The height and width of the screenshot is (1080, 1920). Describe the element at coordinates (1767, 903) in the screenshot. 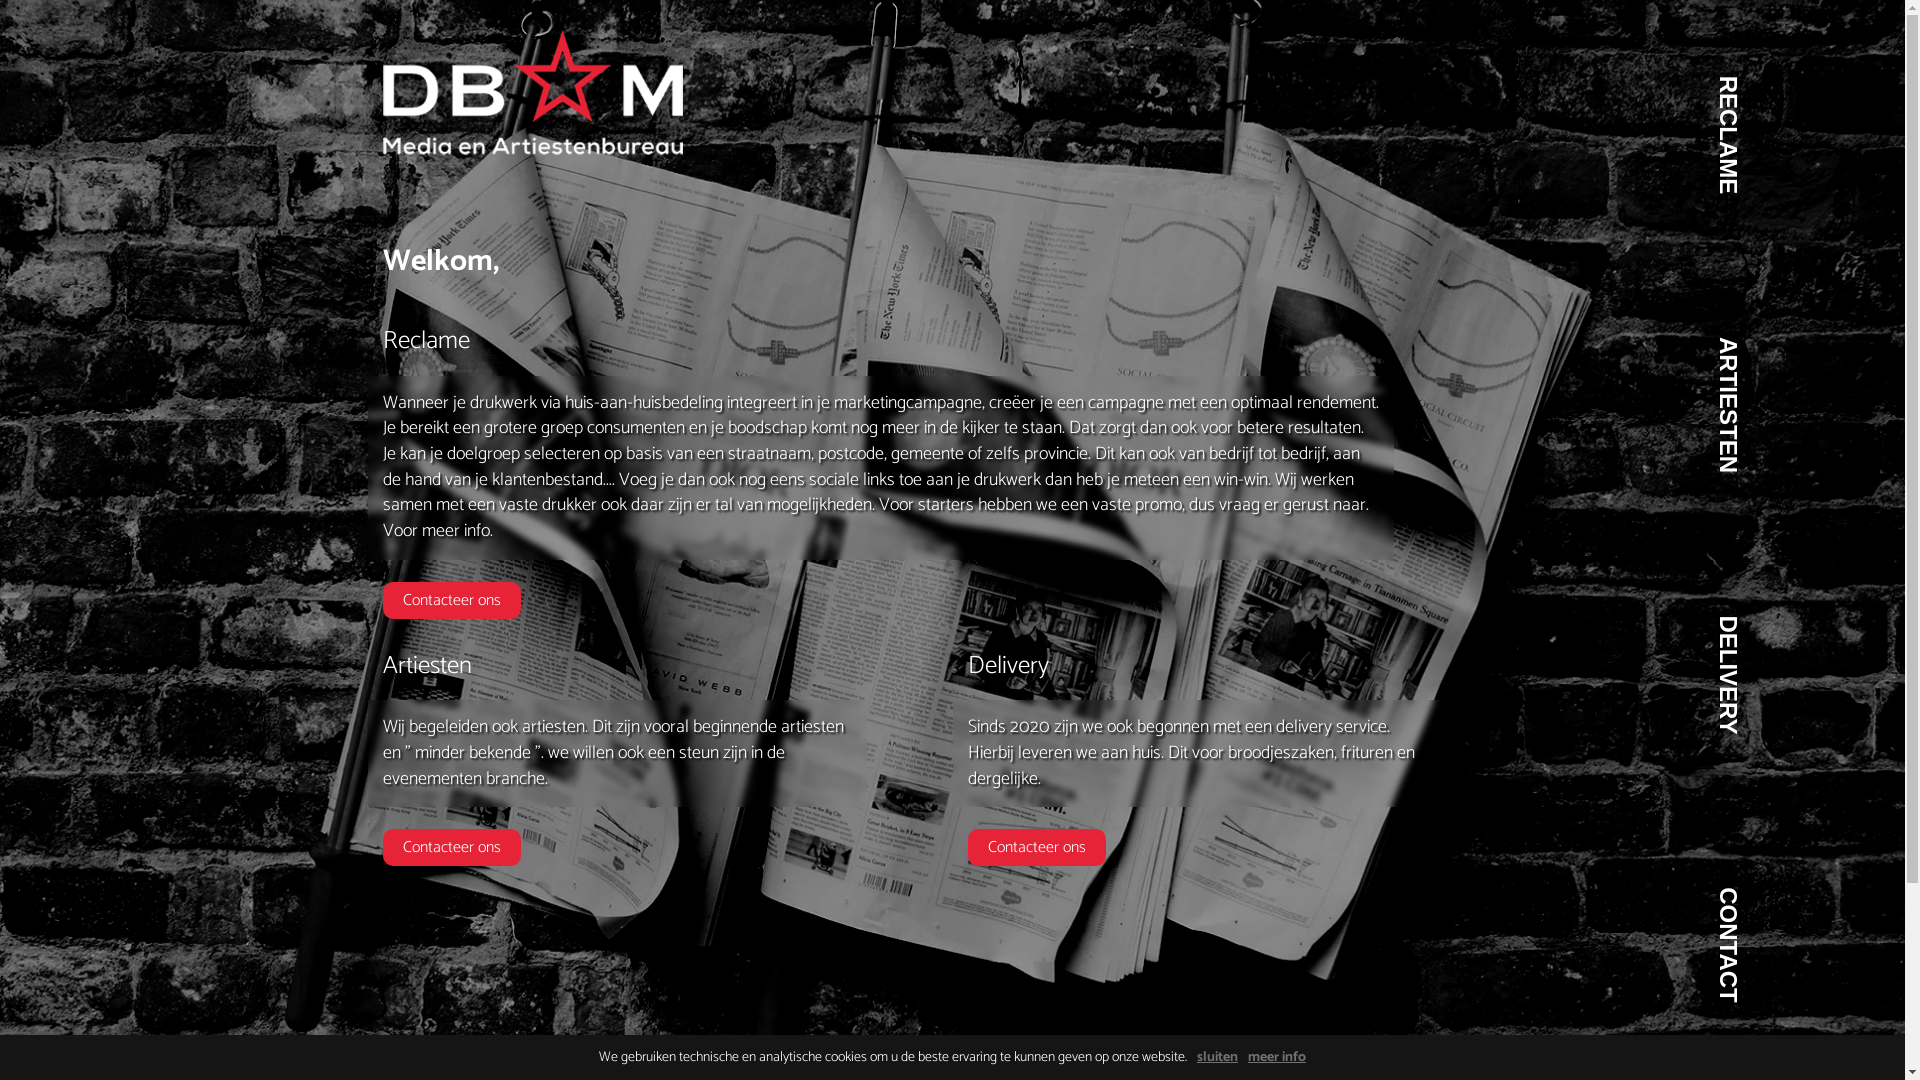

I see `'CONTACT'` at that location.